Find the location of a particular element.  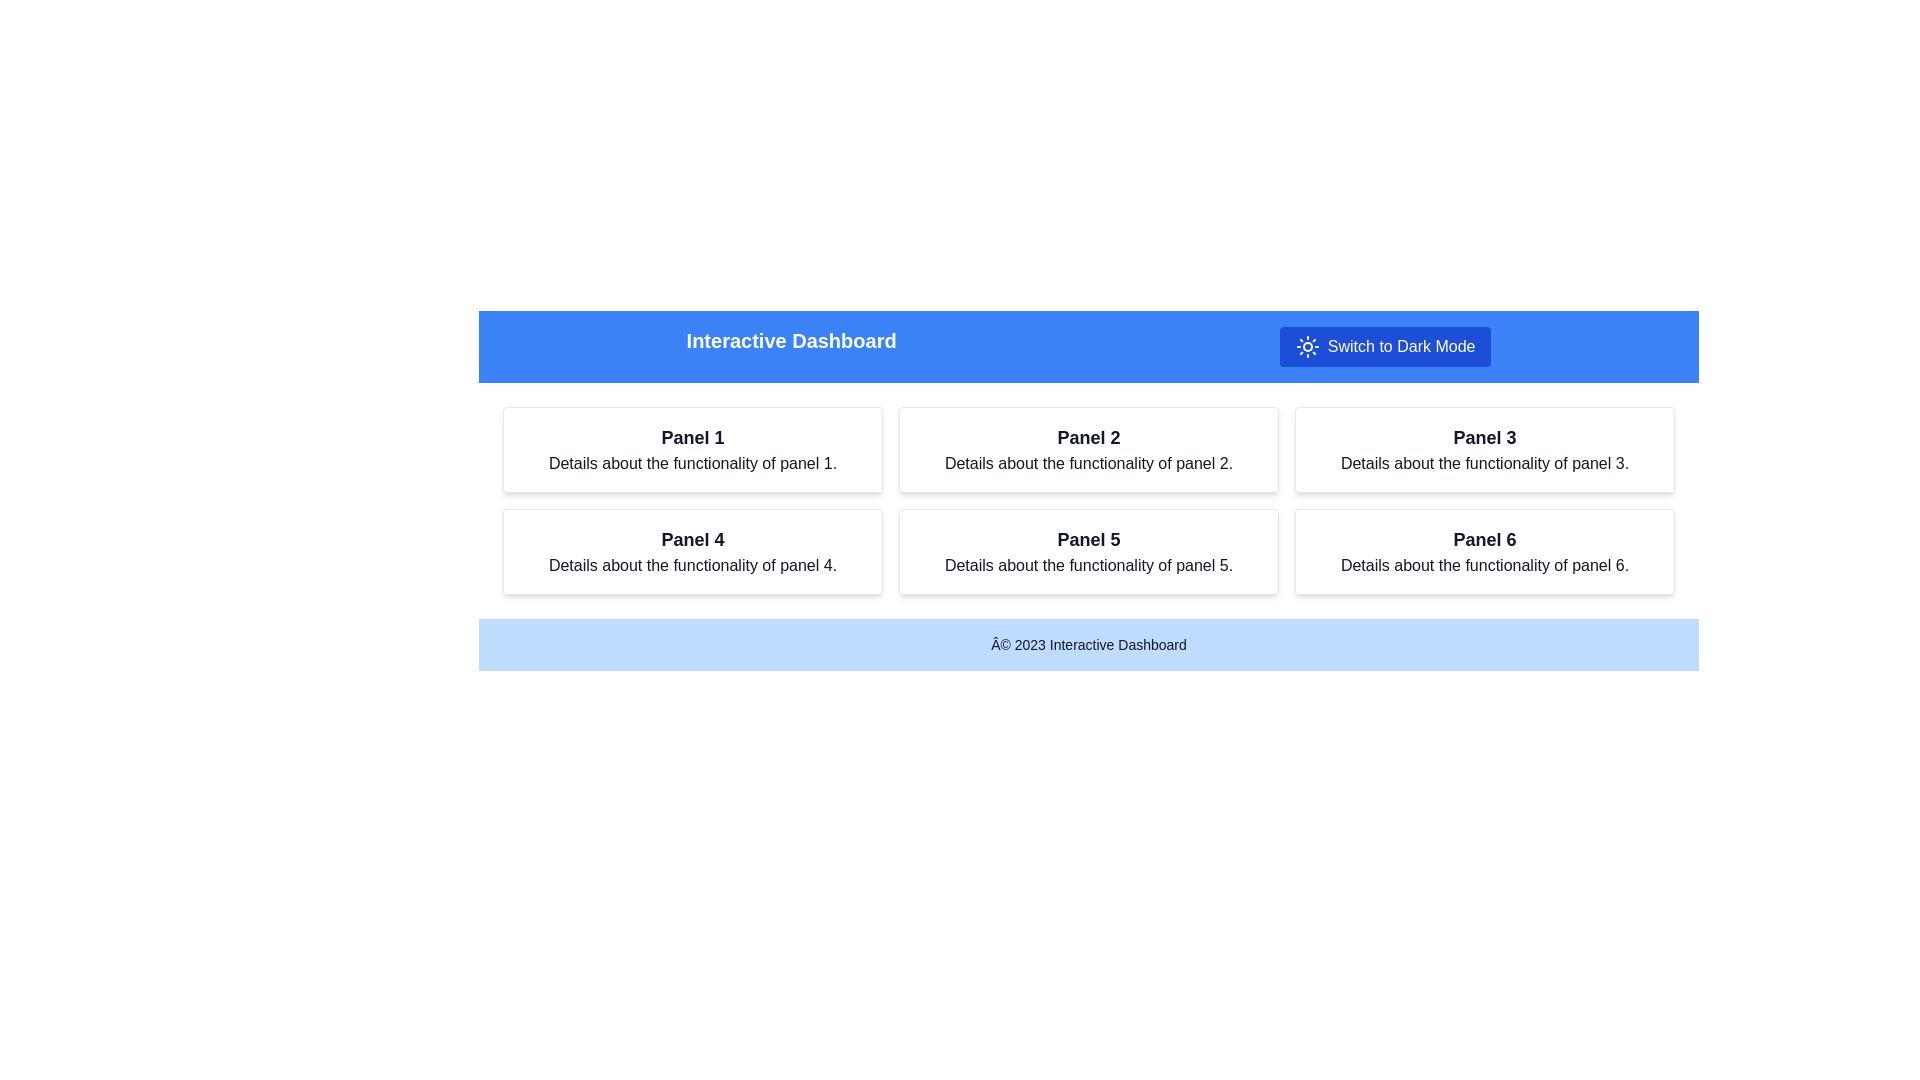

the text label that provides additional descriptive information related to 'Panel 1' in the dashboard layout, located below the title 'Panel 1' is located at coordinates (692, 463).